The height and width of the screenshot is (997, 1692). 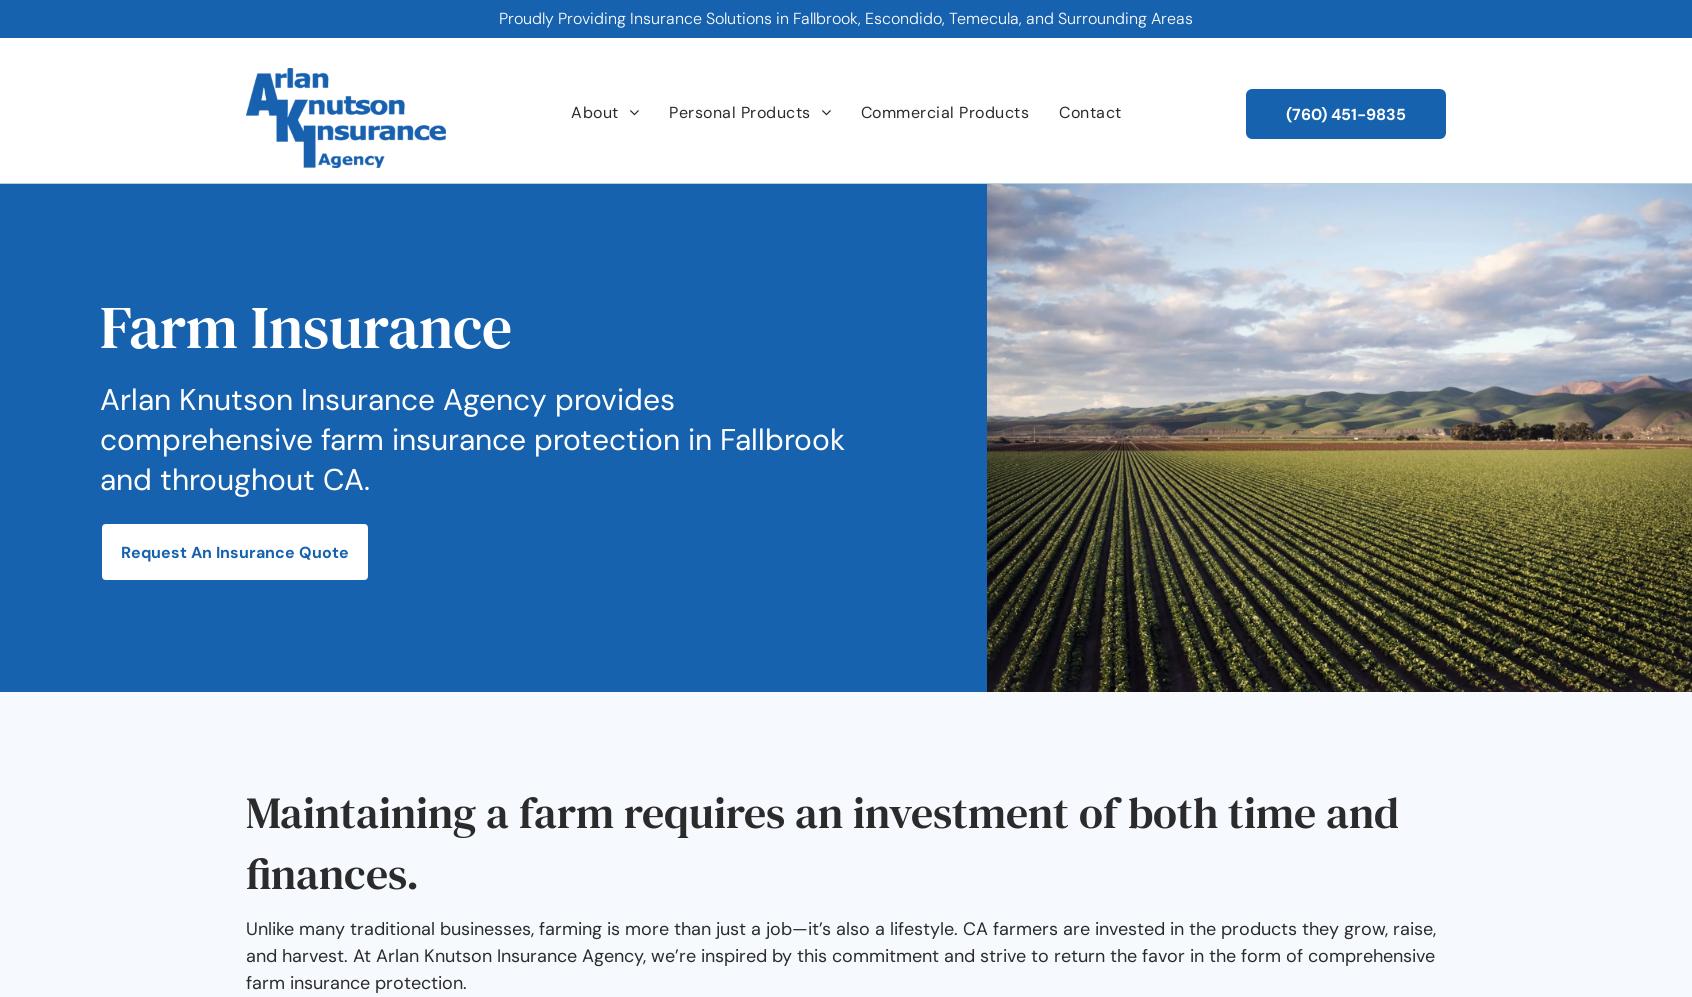 I want to click on 'Request An Insurance Quote', so click(x=234, y=551).